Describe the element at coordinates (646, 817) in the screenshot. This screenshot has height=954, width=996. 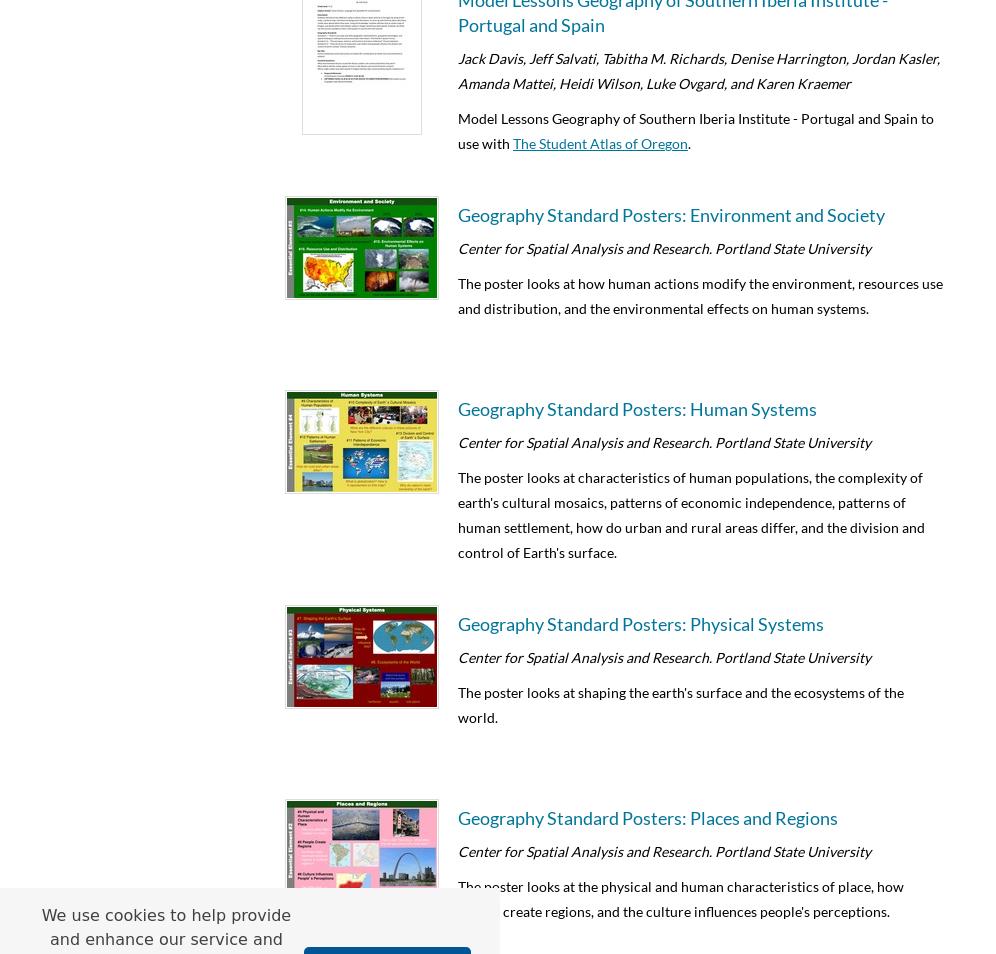
I see `'Geography Standard Posters: Places and Regions'` at that location.